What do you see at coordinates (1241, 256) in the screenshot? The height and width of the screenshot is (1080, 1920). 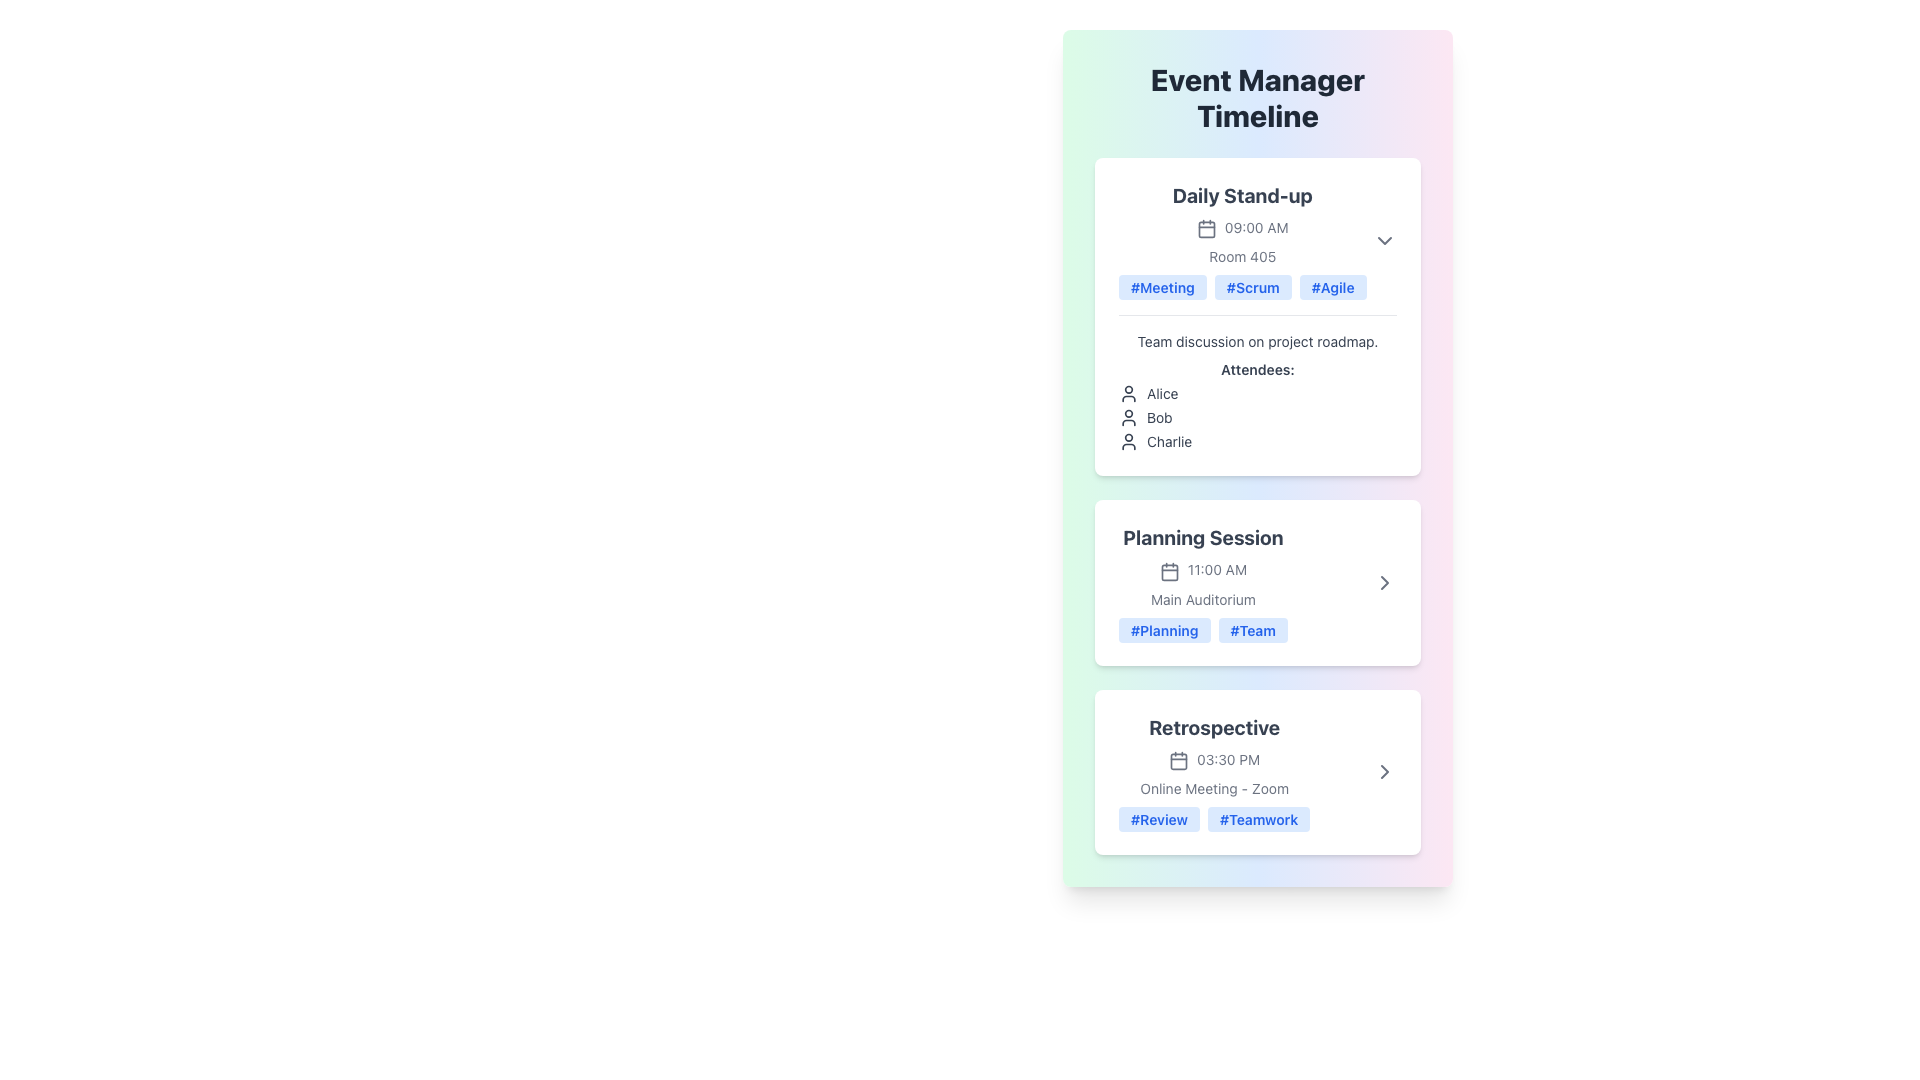 I see `the text label displaying 'Room 405' which is styled in light gray and positioned below the '09:00 AM' label and above the tags in the 'Daily Stand-up' section` at bounding box center [1241, 256].